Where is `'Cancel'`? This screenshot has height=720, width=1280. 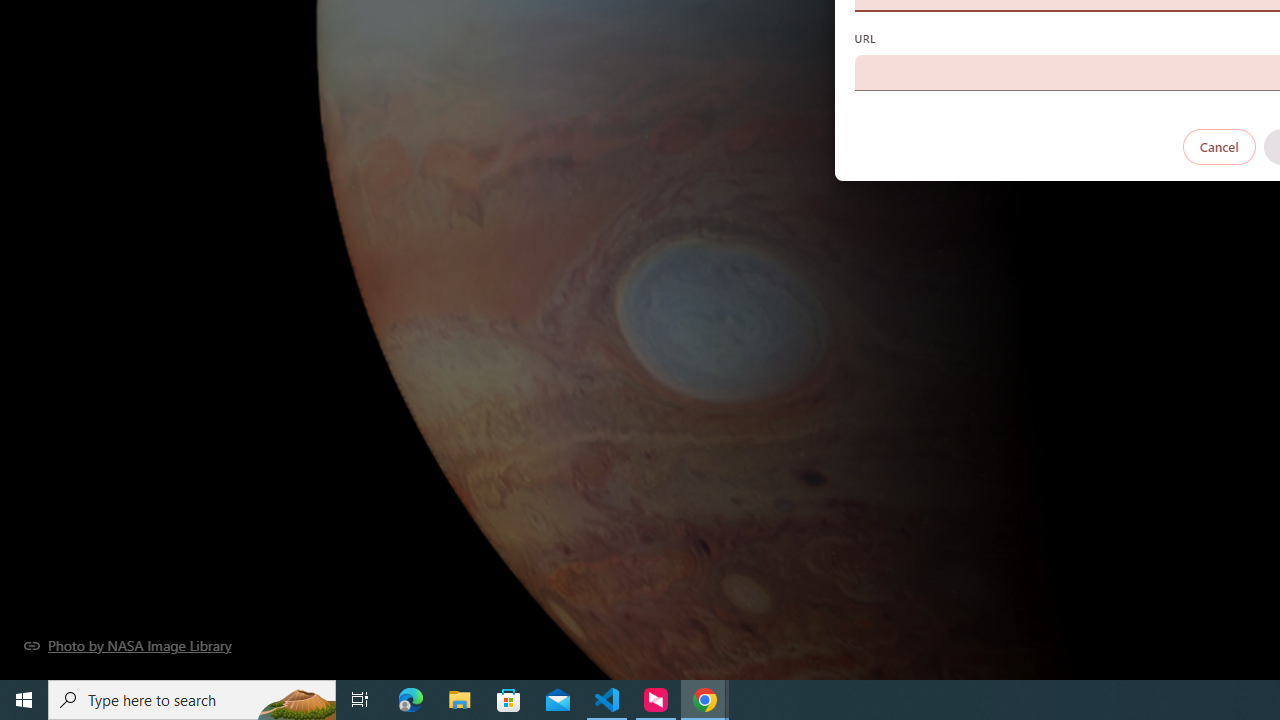 'Cancel' is located at coordinates (1217, 145).